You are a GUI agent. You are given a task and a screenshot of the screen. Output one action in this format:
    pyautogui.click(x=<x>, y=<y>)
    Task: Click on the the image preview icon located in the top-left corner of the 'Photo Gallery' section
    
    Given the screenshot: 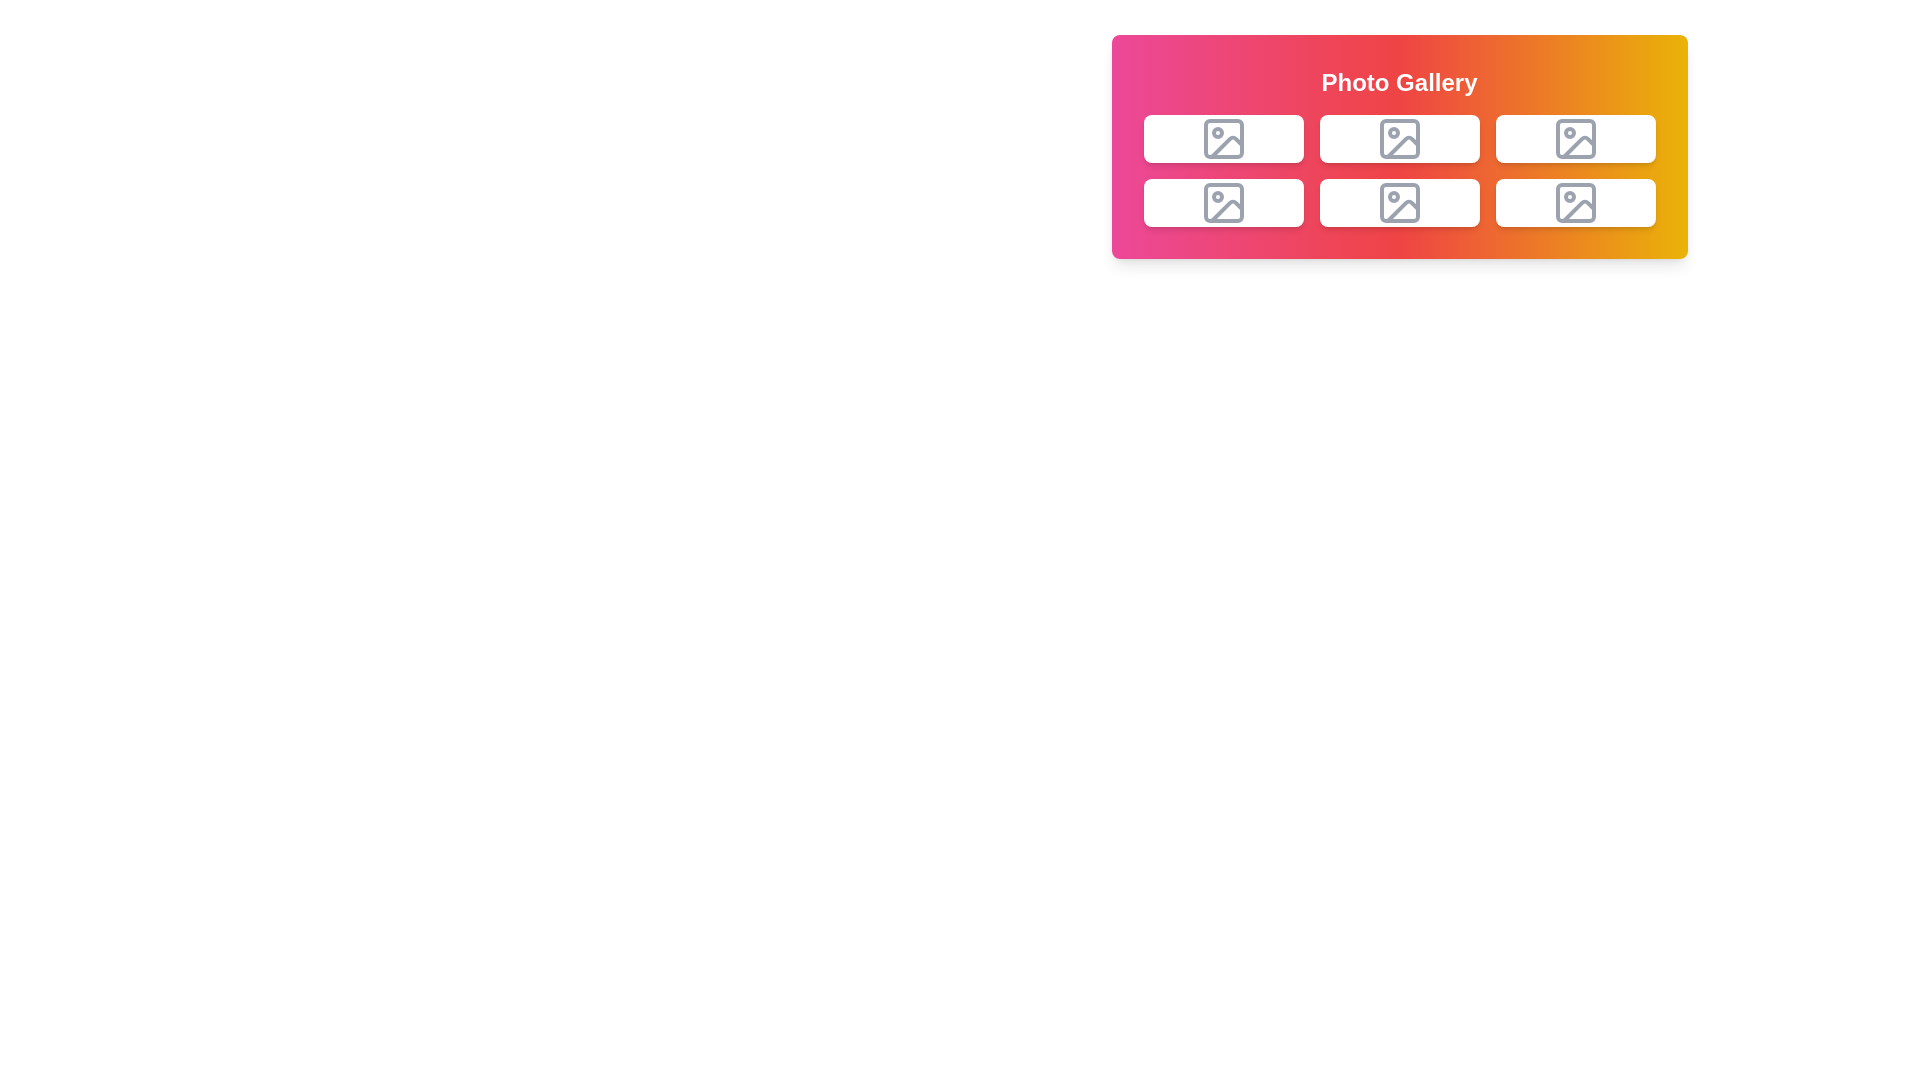 What is the action you would take?
    pyautogui.click(x=1222, y=137)
    